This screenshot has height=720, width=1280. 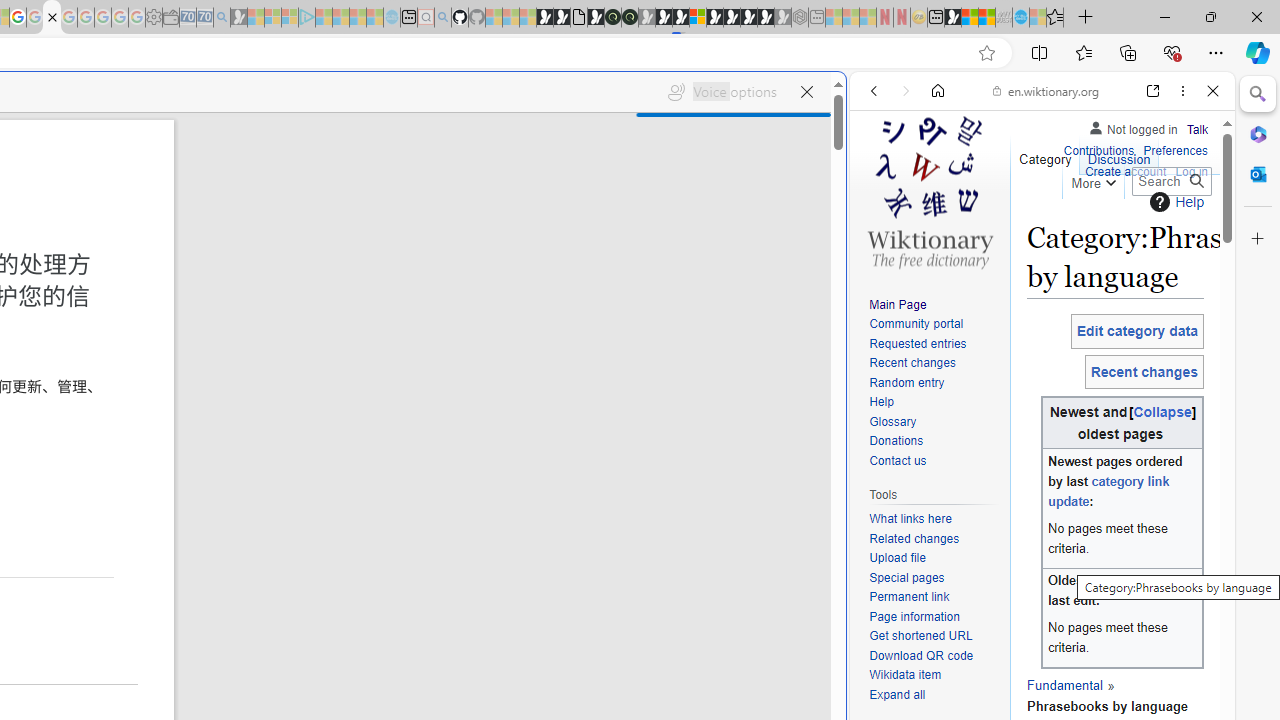 I want to click on 'Close read aloud', so click(x=806, y=92).